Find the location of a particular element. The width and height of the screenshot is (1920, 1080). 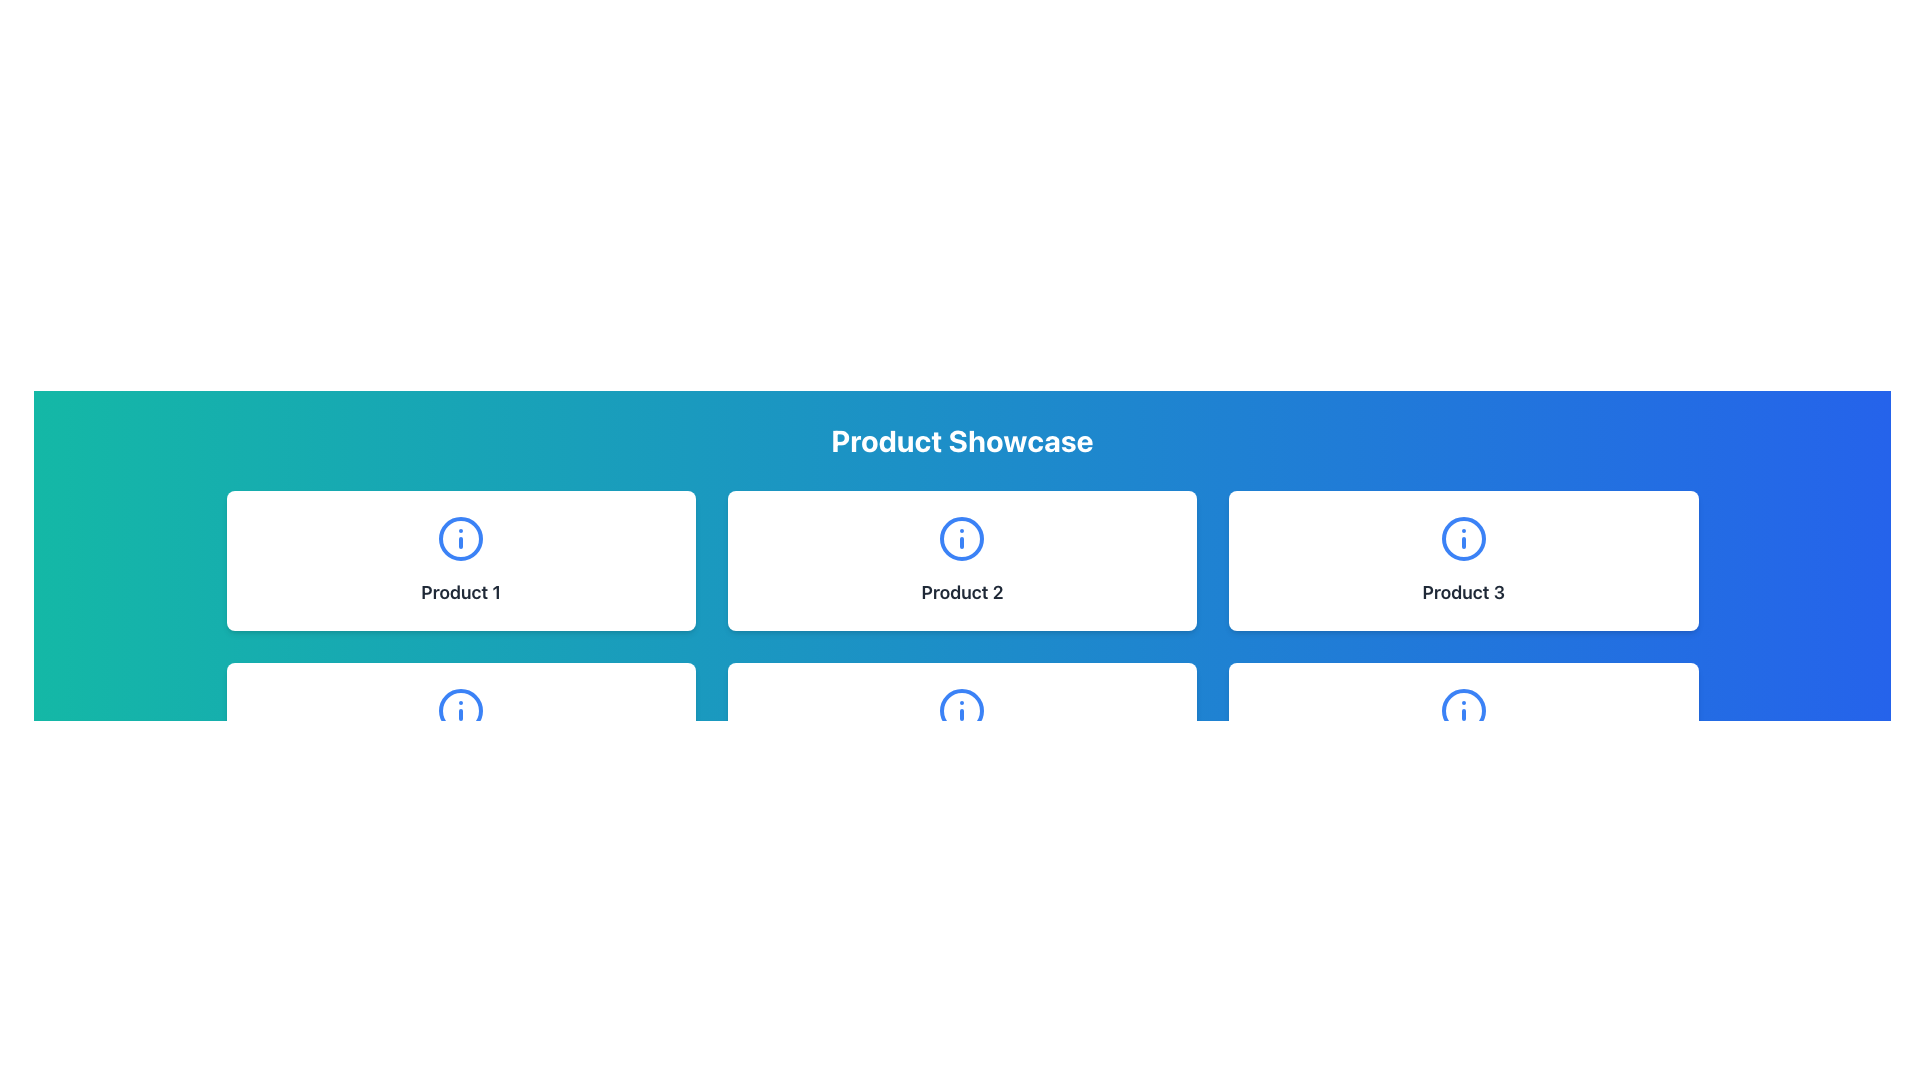

the 'Product 1' text label, which is styled with a bold font and dark gray color, located below an icon in the first card of a 3-column grid layout is located at coordinates (460, 592).